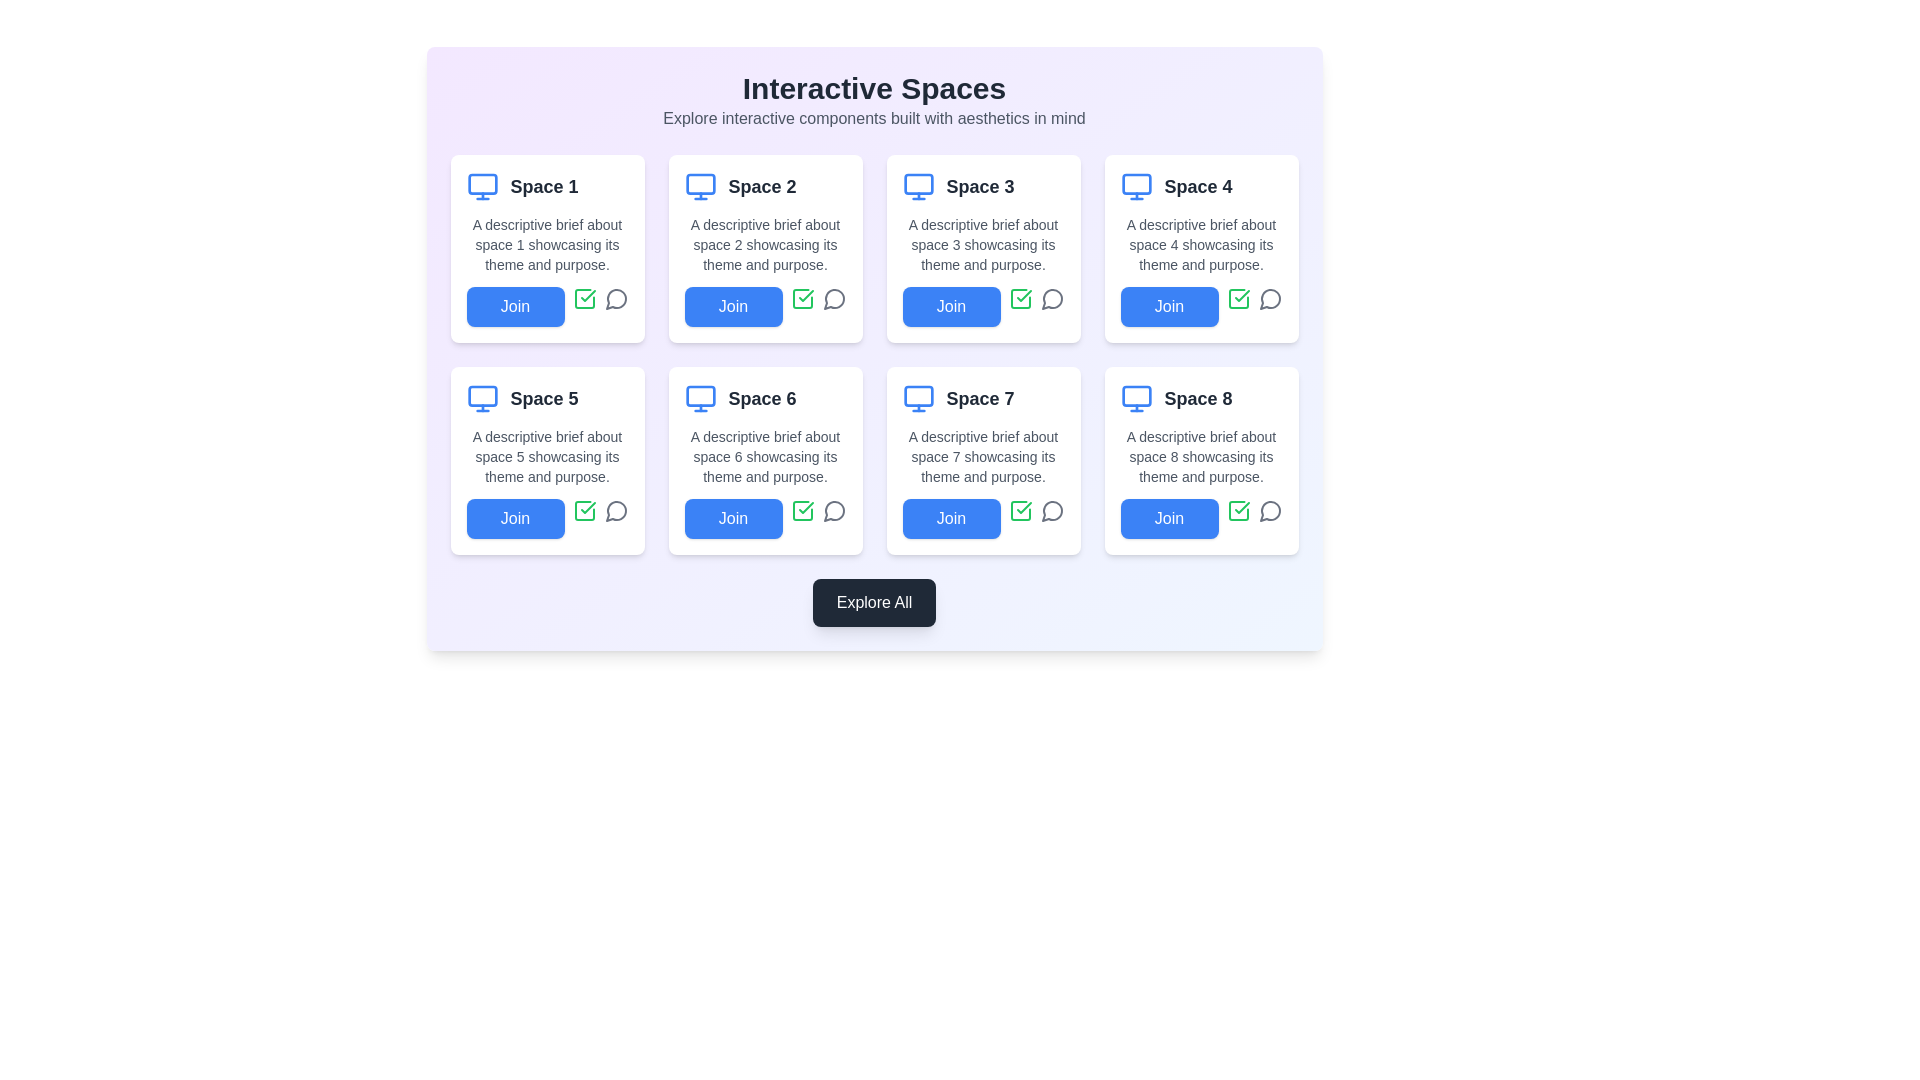 Image resolution: width=1920 pixels, height=1080 pixels. I want to click on the Checkbox or confirmation icon, which is a green outlined square with a checkmark, located between the 'Join' button and a speech bubble icon, so click(1020, 509).